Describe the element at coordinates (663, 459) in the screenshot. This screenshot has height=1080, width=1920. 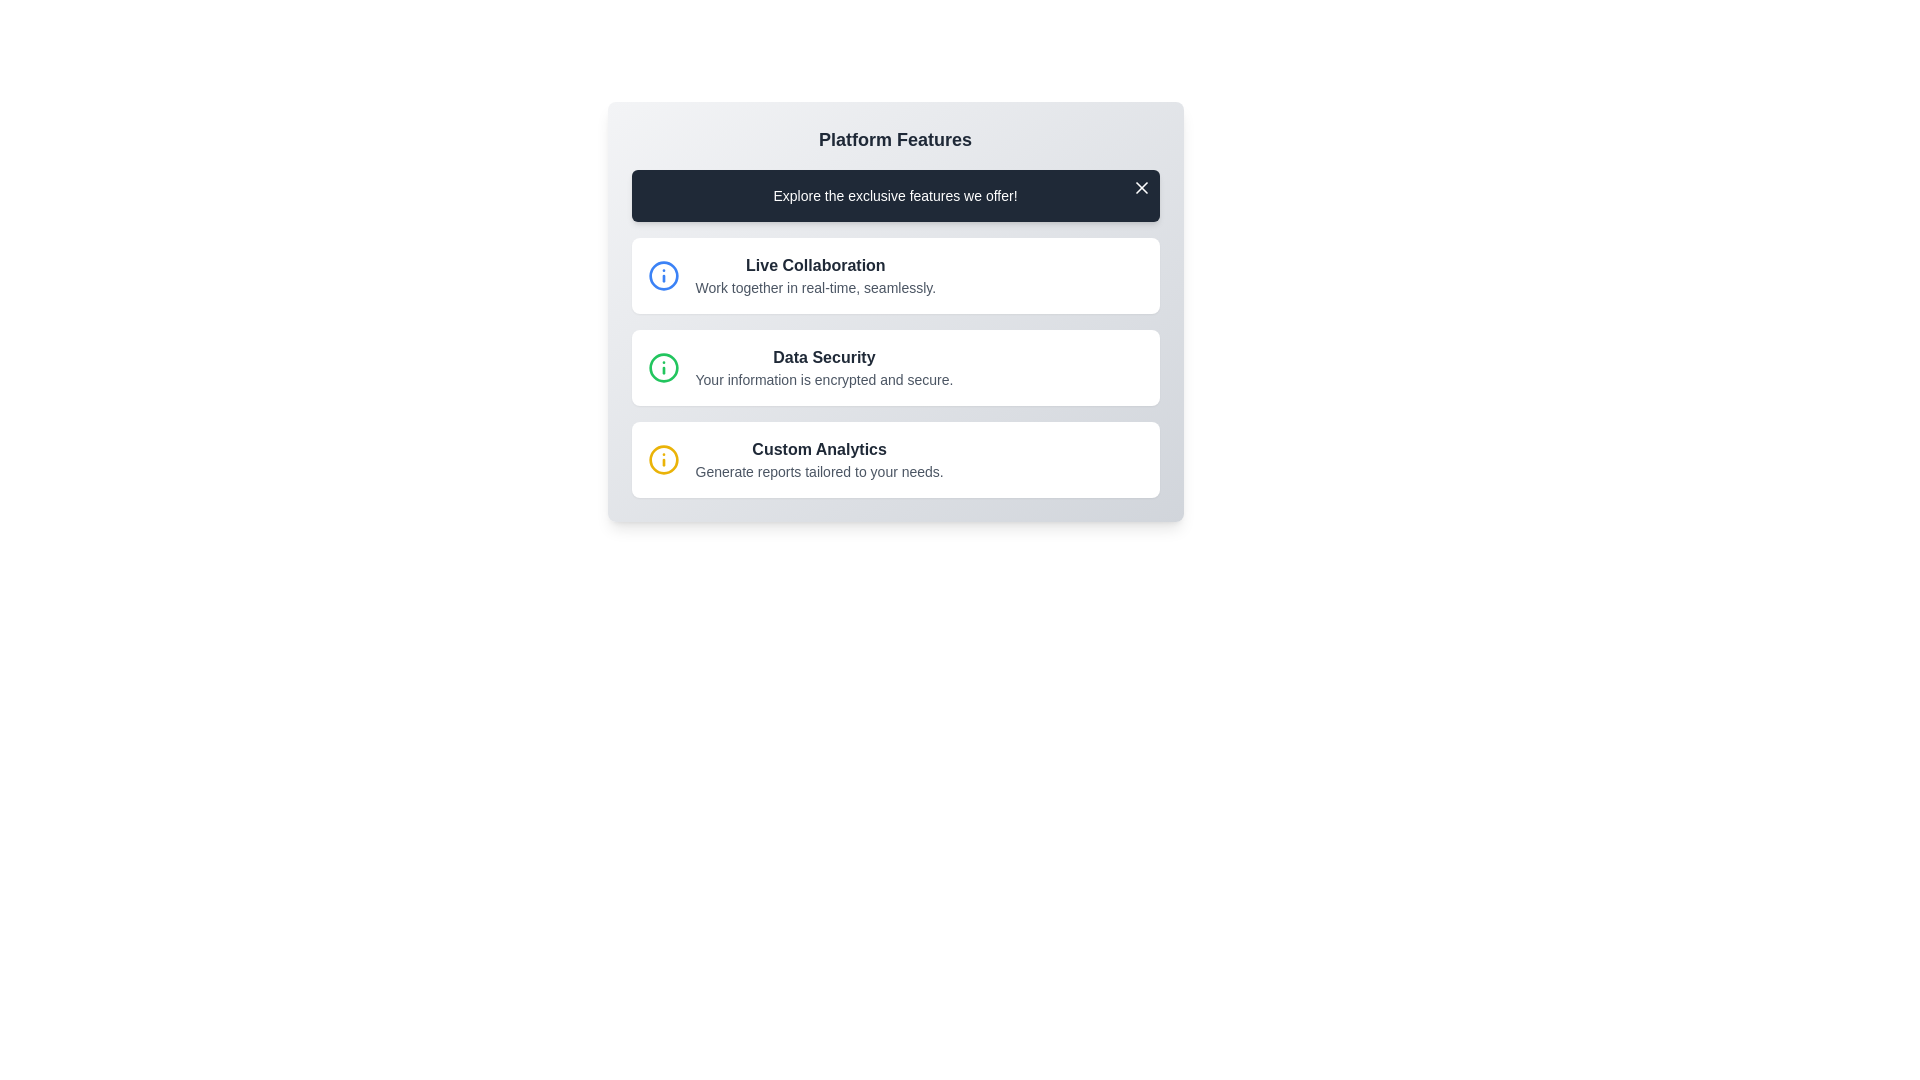
I see `the outermost circle representing the boundary of the 'Custom Analytics' icon, which is located at the far right of a vertical list of features` at that location.